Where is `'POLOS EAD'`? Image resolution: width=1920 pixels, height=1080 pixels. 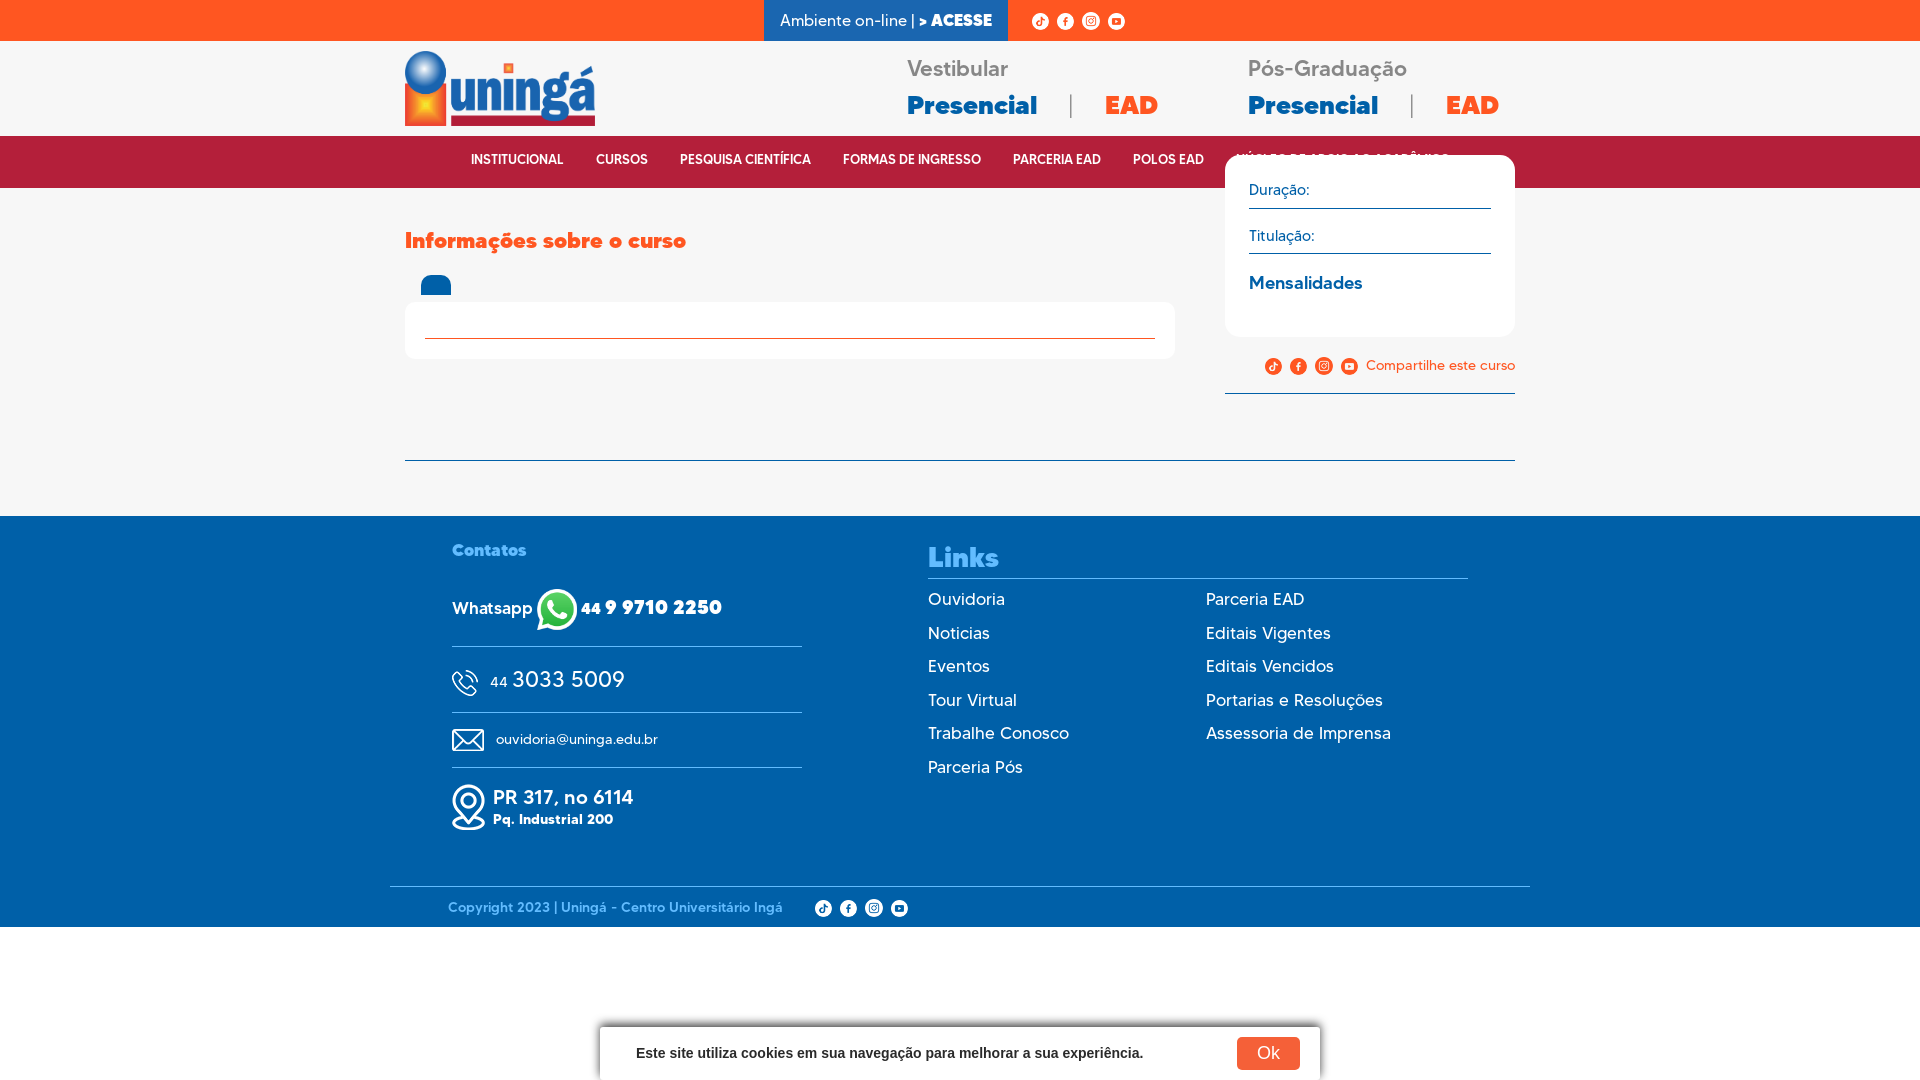
'POLOS EAD' is located at coordinates (1167, 161).